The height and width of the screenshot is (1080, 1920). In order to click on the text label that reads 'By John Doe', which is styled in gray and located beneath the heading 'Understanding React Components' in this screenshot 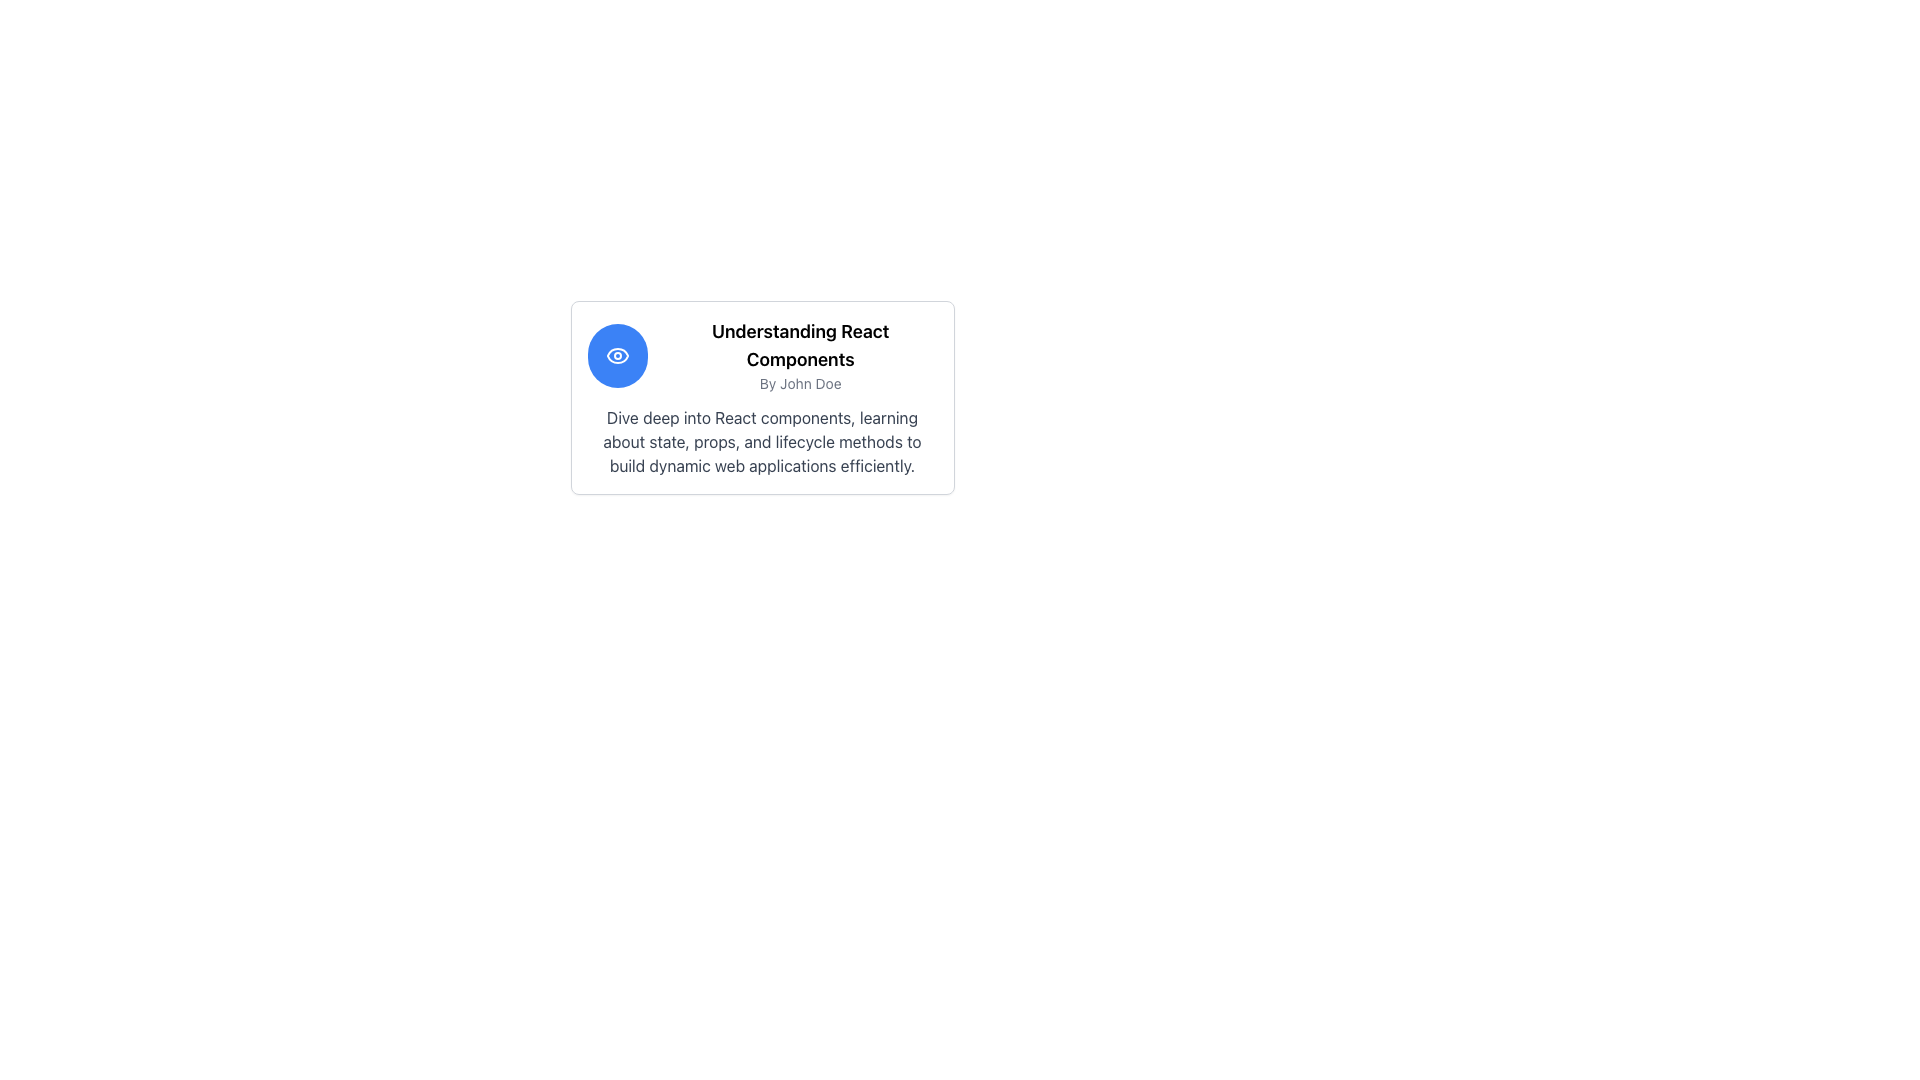, I will do `click(800, 384)`.